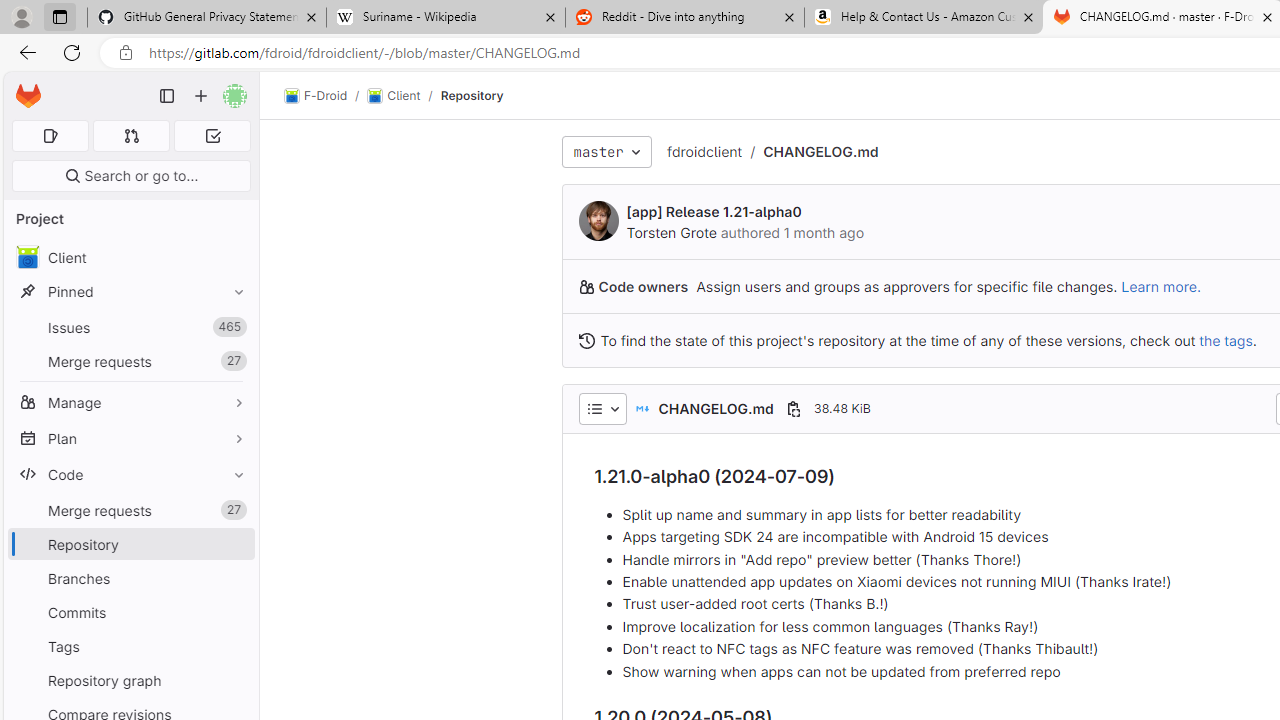  Describe the element at coordinates (234, 578) in the screenshot. I see `'Pin Branches'` at that location.